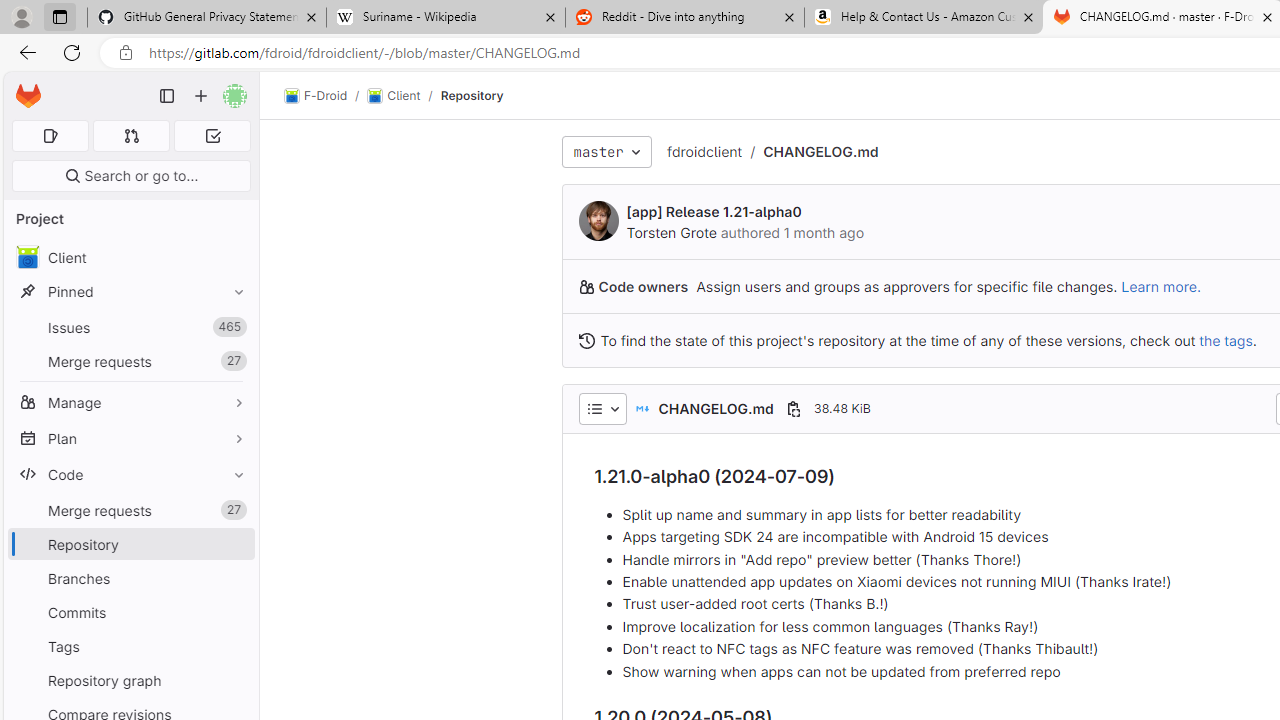  Describe the element at coordinates (234, 578) in the screenshot. I see `'Pin Branches'` at that location.